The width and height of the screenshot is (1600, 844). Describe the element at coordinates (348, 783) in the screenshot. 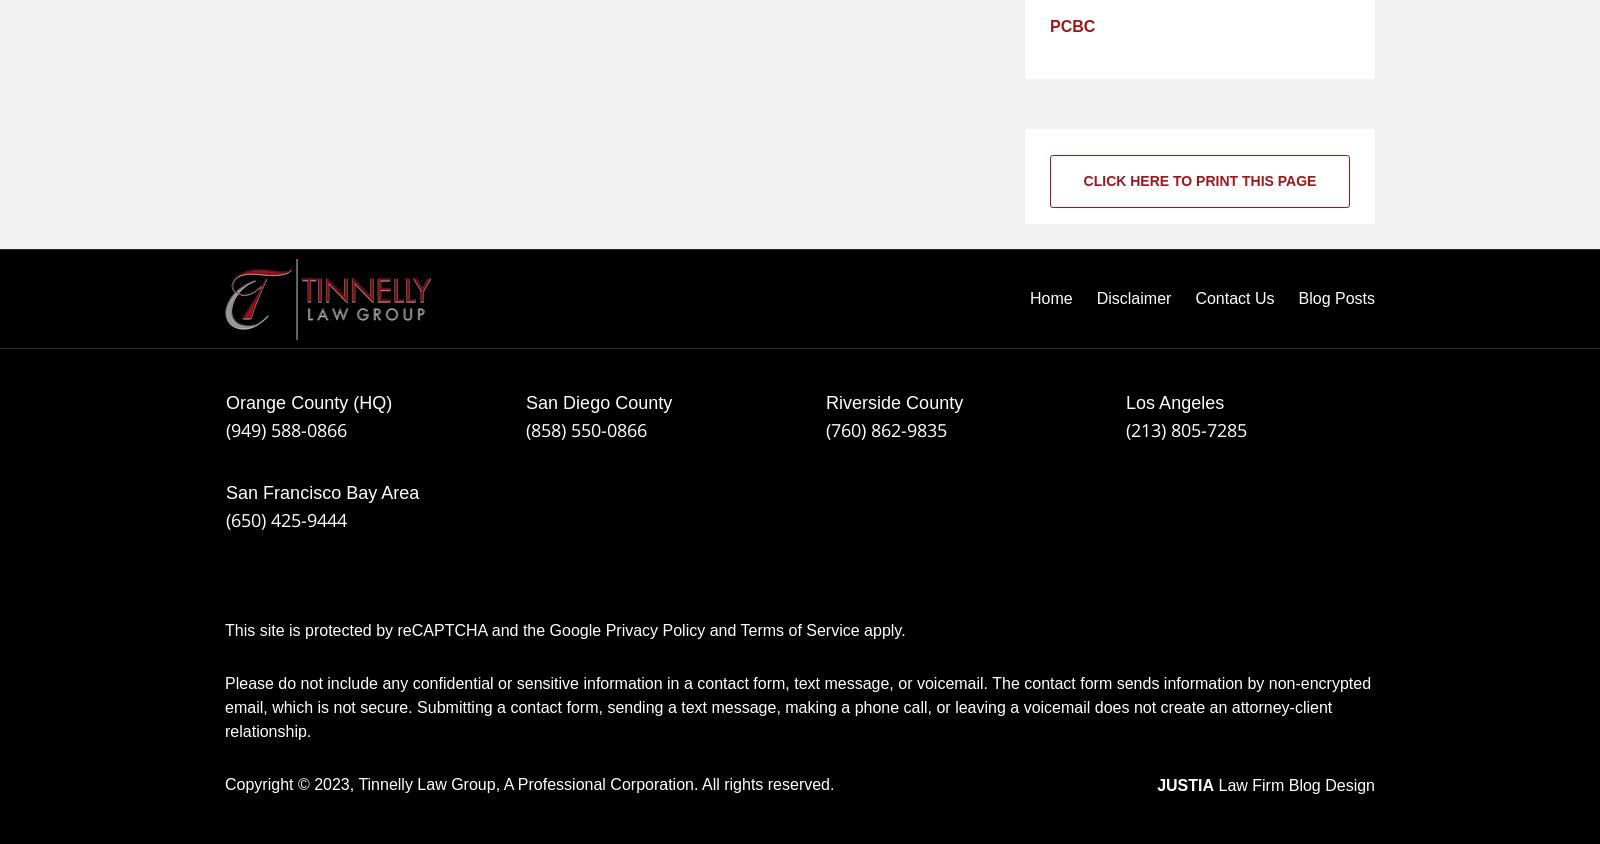

I see `','` at that location.